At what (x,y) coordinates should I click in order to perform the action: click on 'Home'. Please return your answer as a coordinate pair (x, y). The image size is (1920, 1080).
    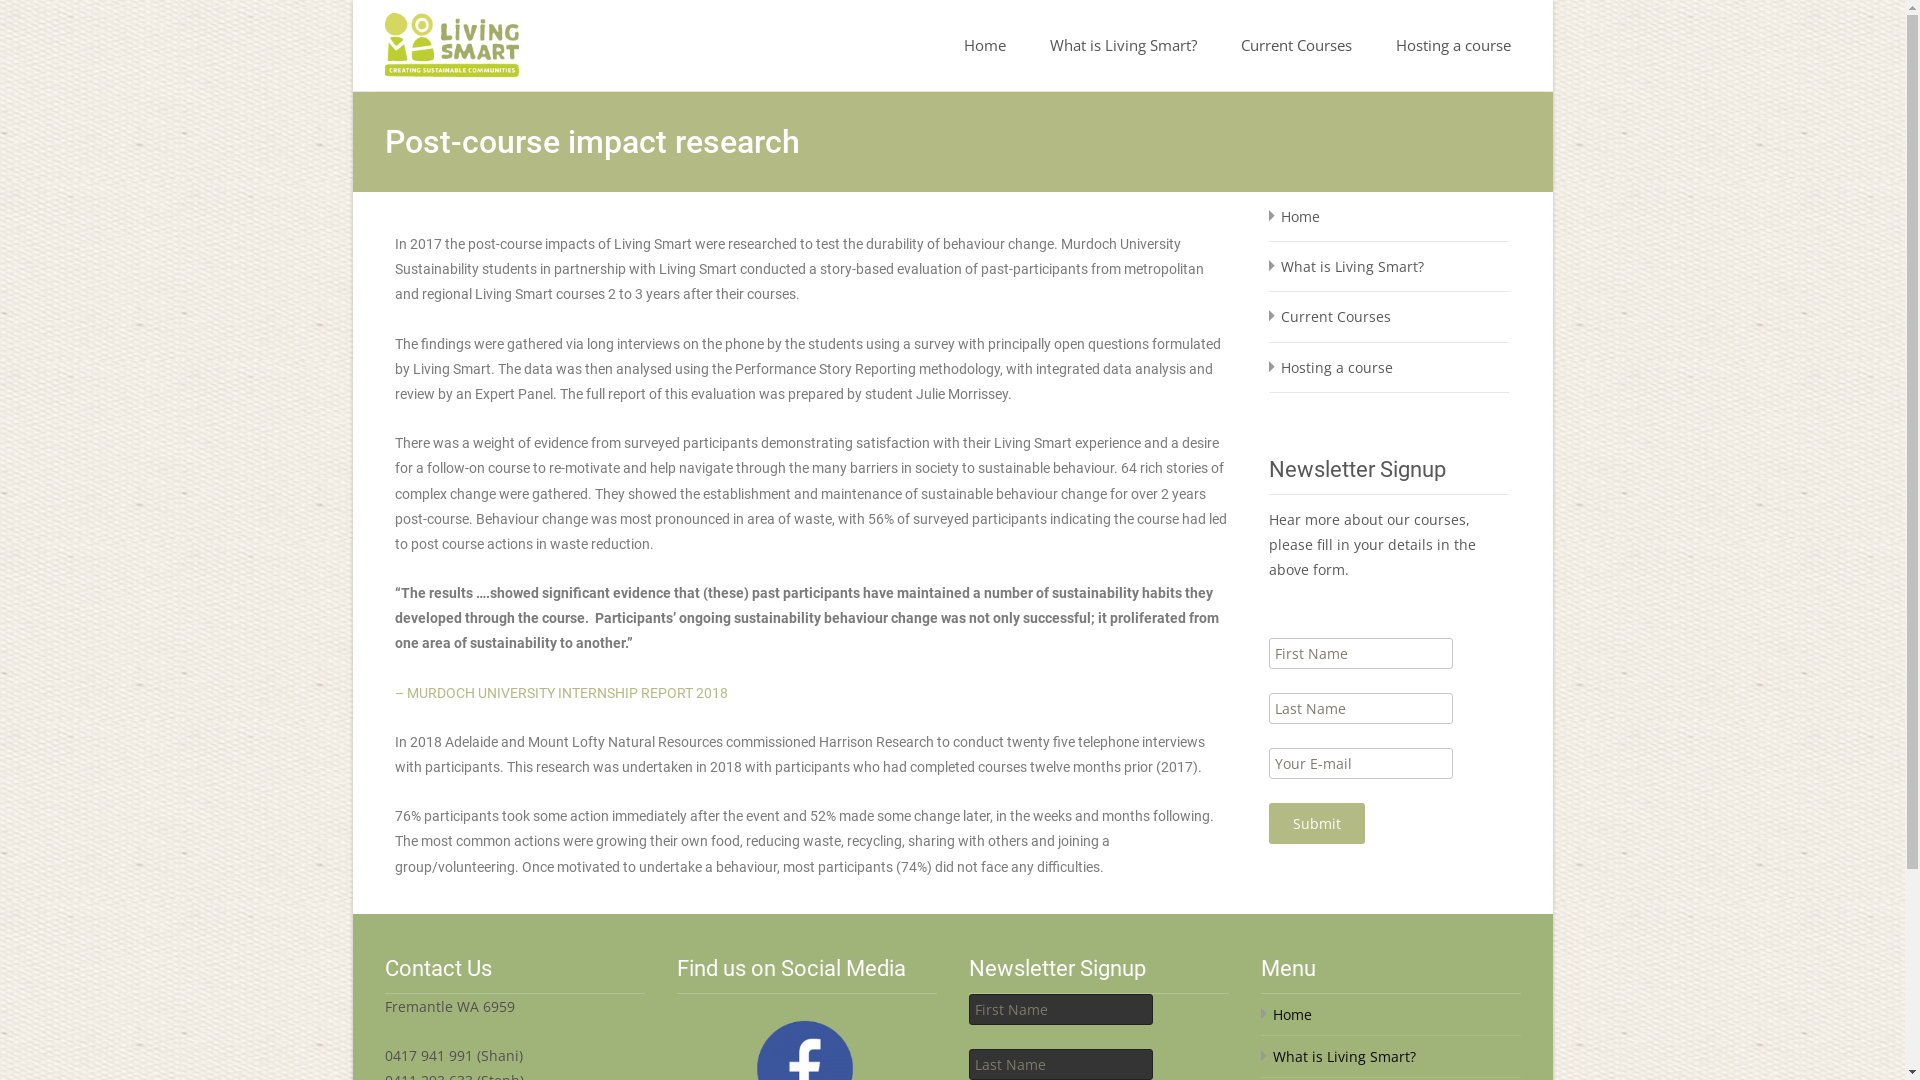
    Looking at the image, I should click on (984, 45).